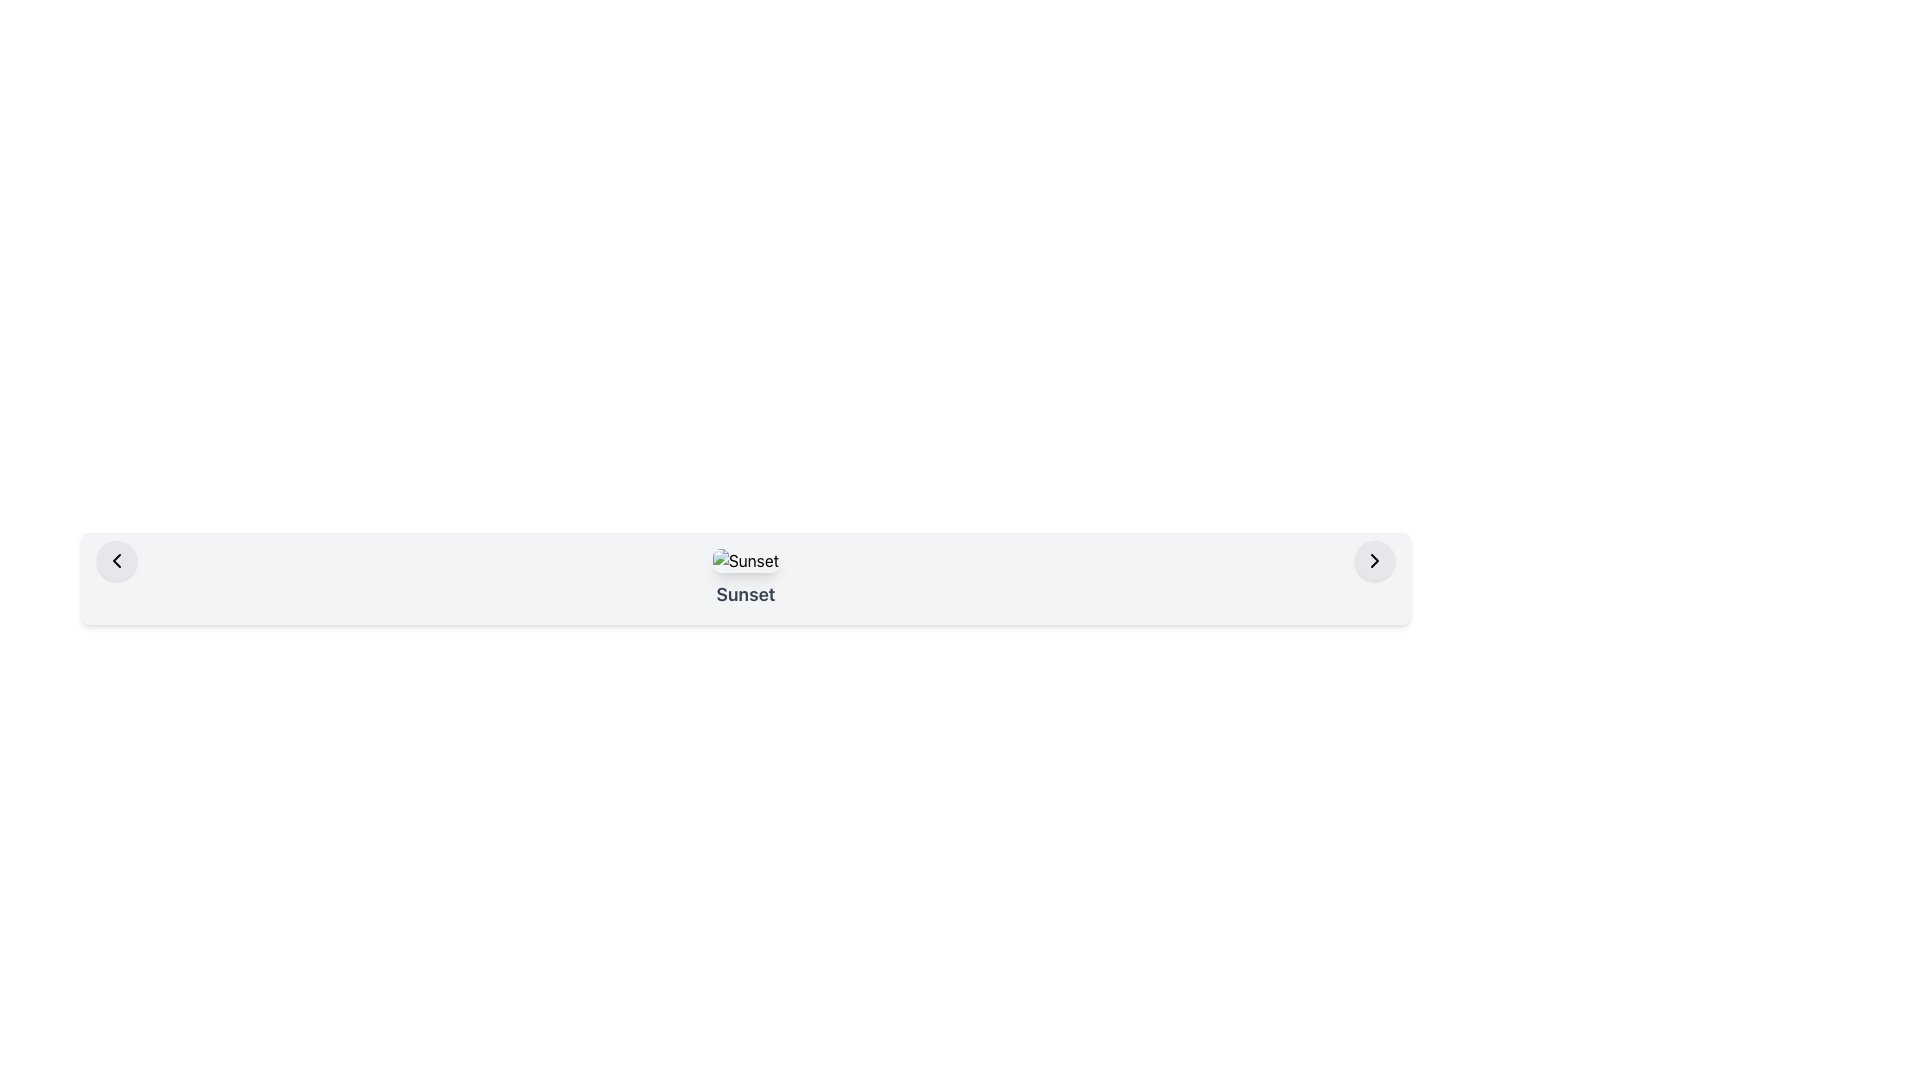  I want to click on text label located at the bottom of the card below the image labeled 'Sunset', so click(744, 593).